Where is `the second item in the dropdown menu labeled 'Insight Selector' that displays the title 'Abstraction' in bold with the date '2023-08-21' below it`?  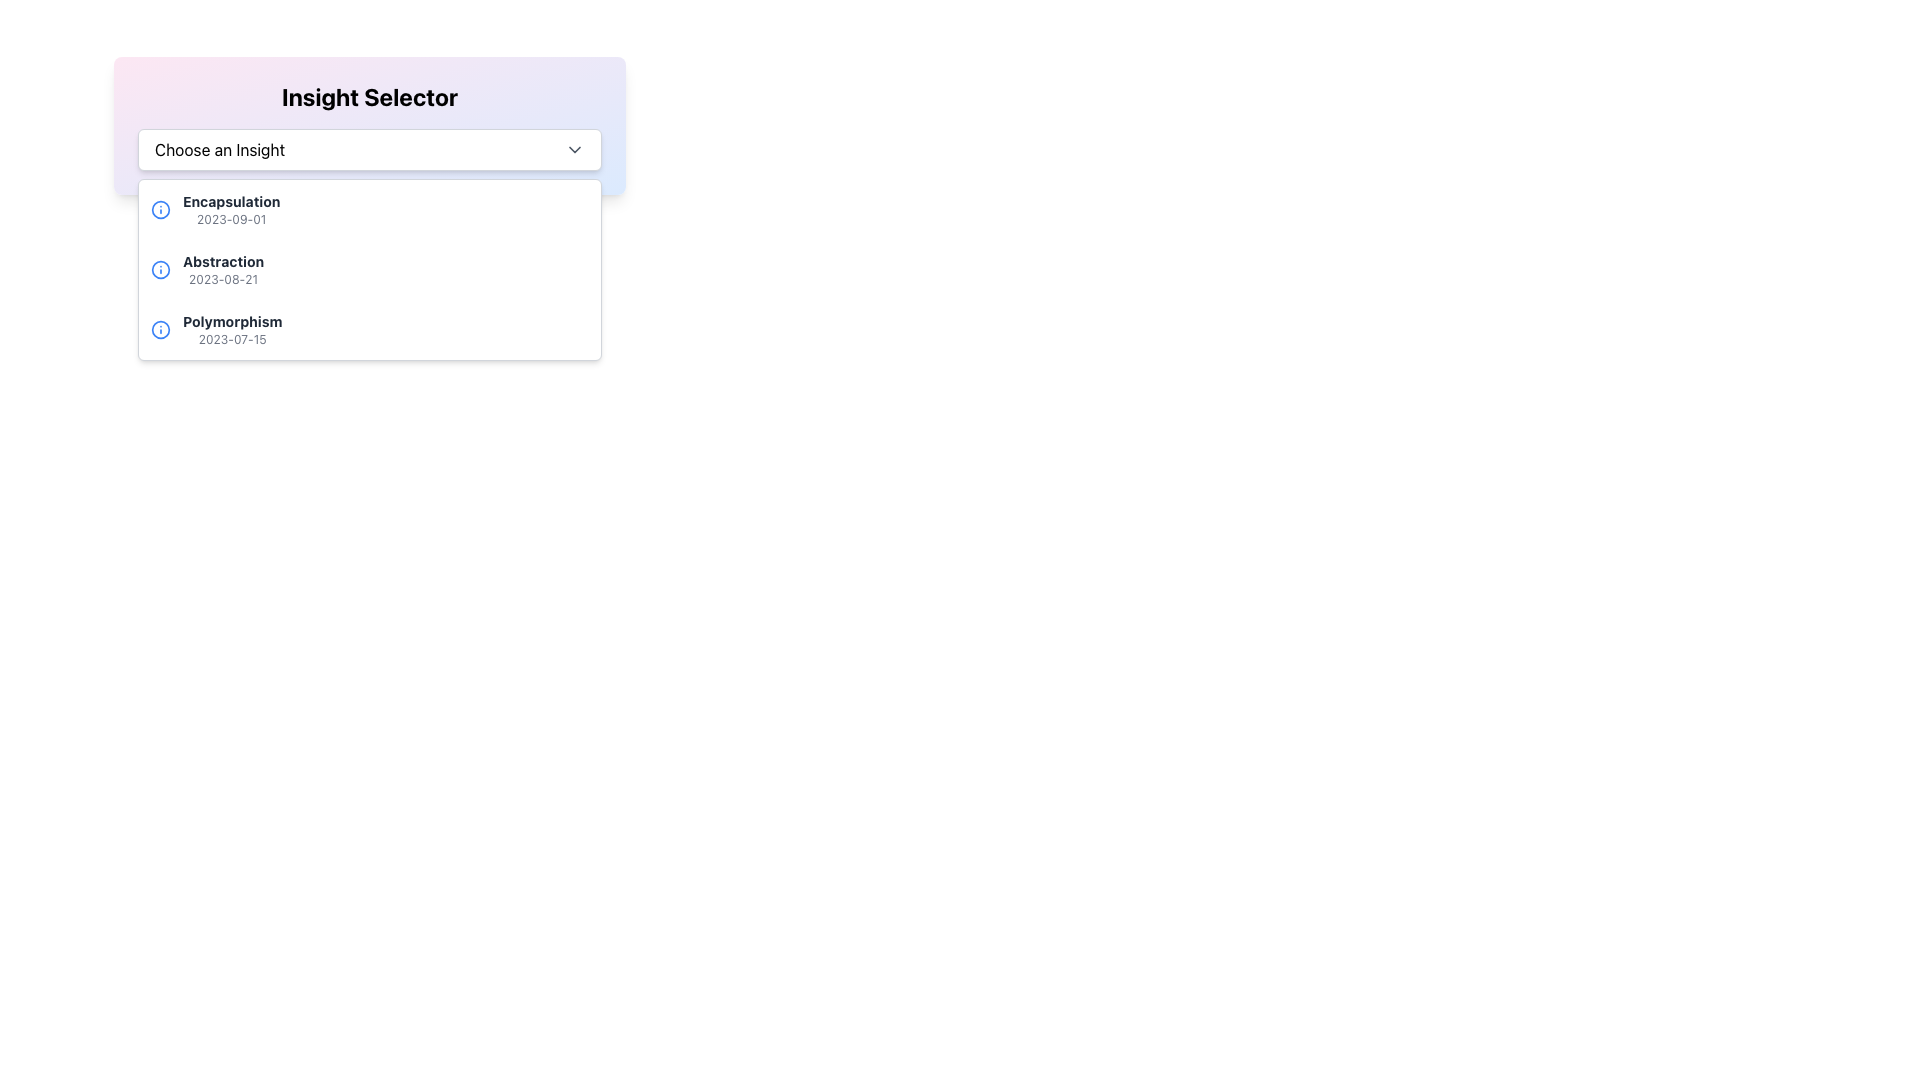
the second item in the dropdown menu labeled 'Insight Selector' that displays the title 'Abstraction' in bold with the date '2023-08-21' below it is located at coordinates (369, 270).